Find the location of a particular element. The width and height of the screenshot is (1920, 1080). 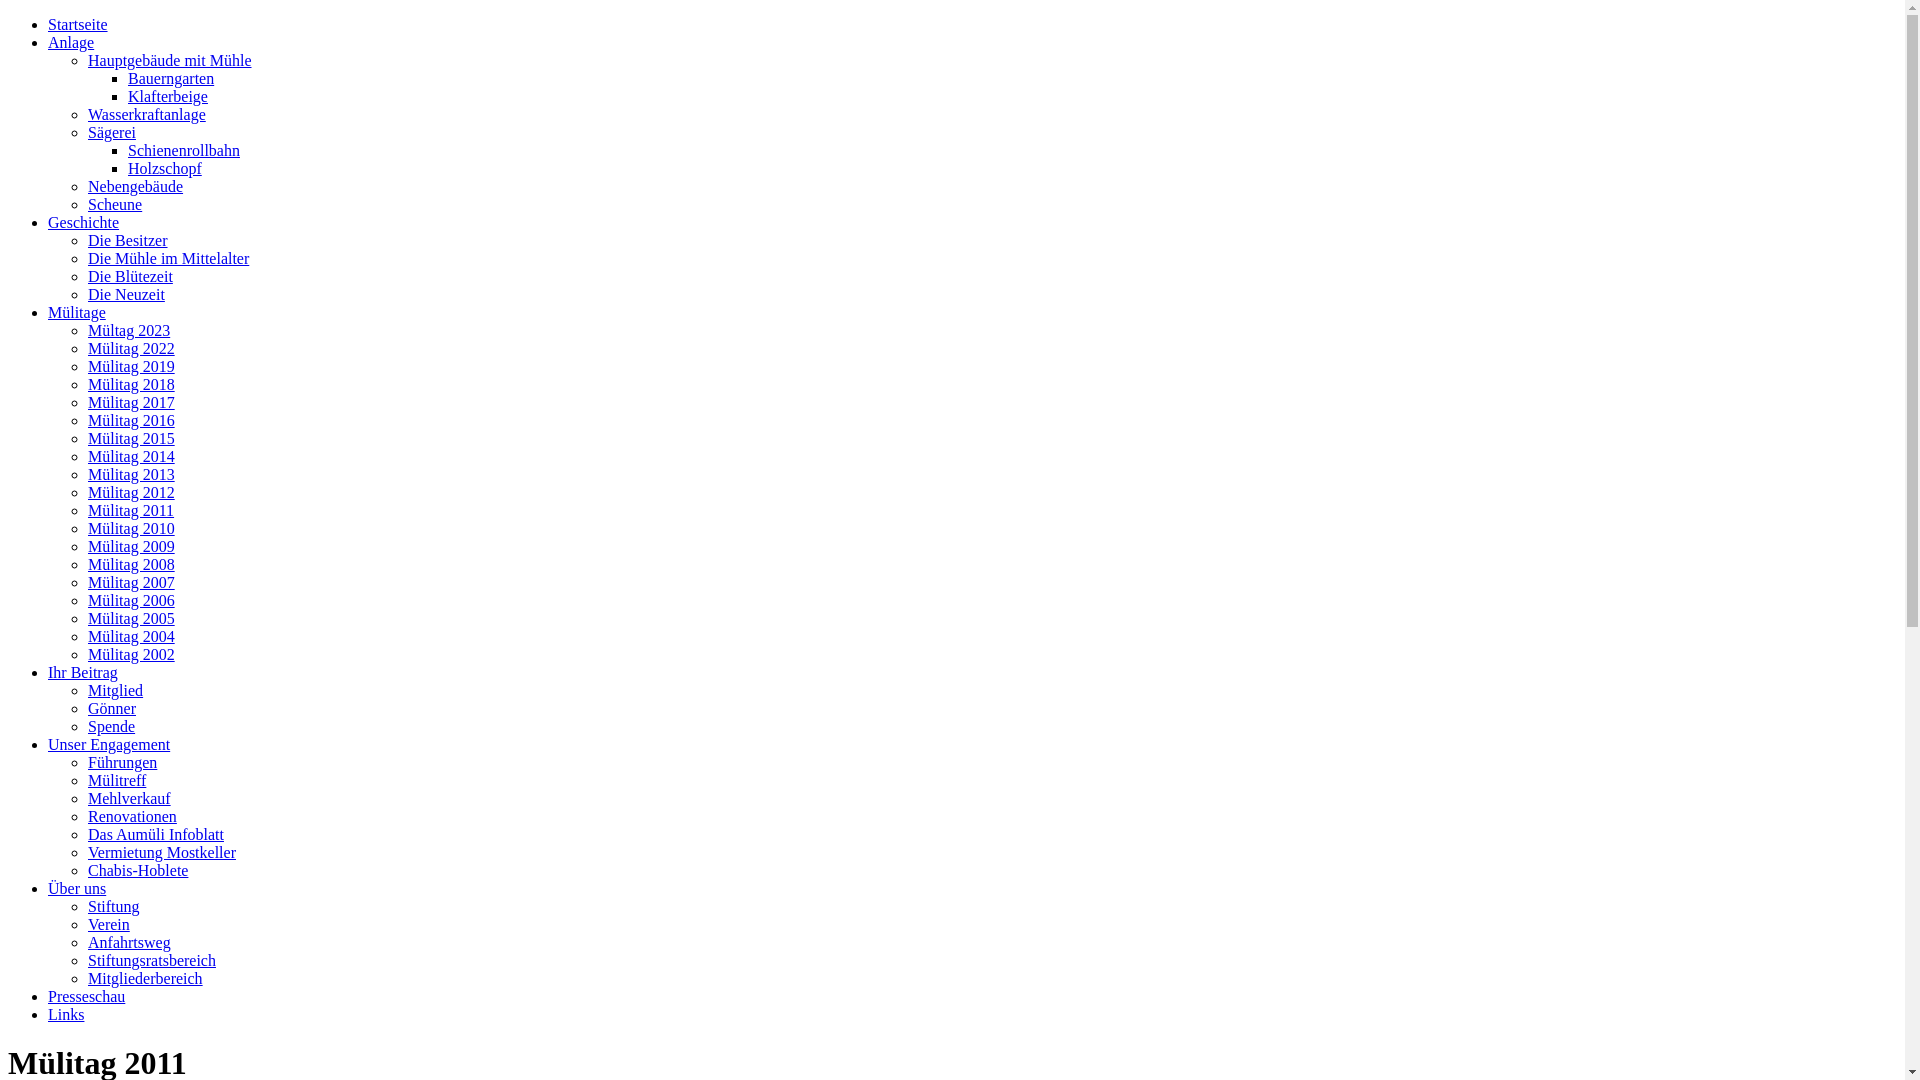

'Die Besitzer' is located at coordinates (127, 239).